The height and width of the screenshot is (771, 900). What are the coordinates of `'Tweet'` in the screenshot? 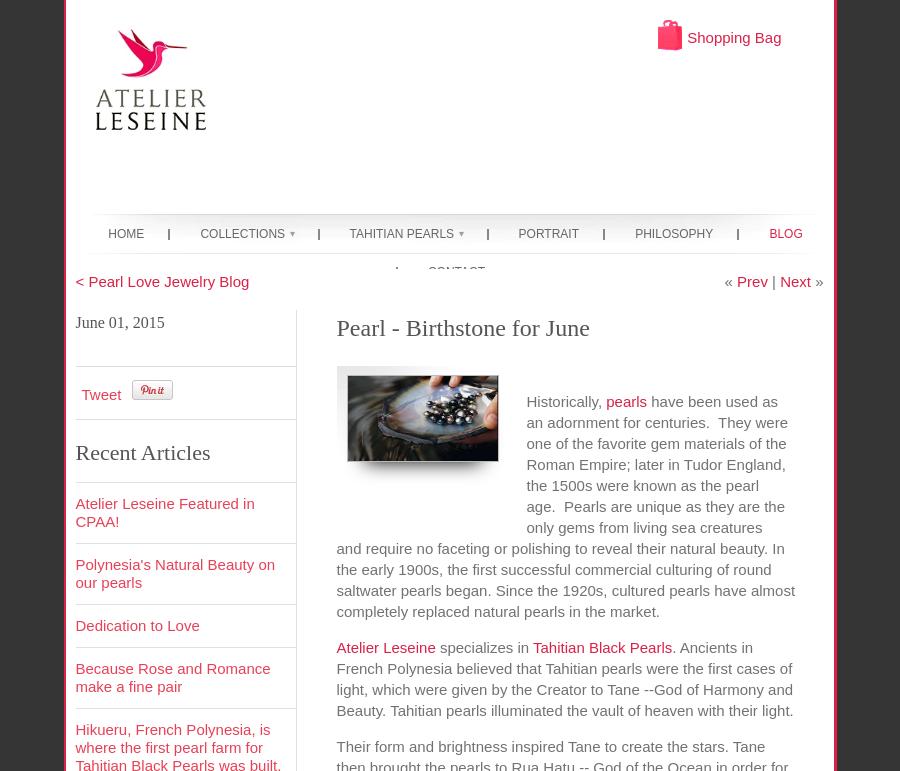 It's located at (99, 393).